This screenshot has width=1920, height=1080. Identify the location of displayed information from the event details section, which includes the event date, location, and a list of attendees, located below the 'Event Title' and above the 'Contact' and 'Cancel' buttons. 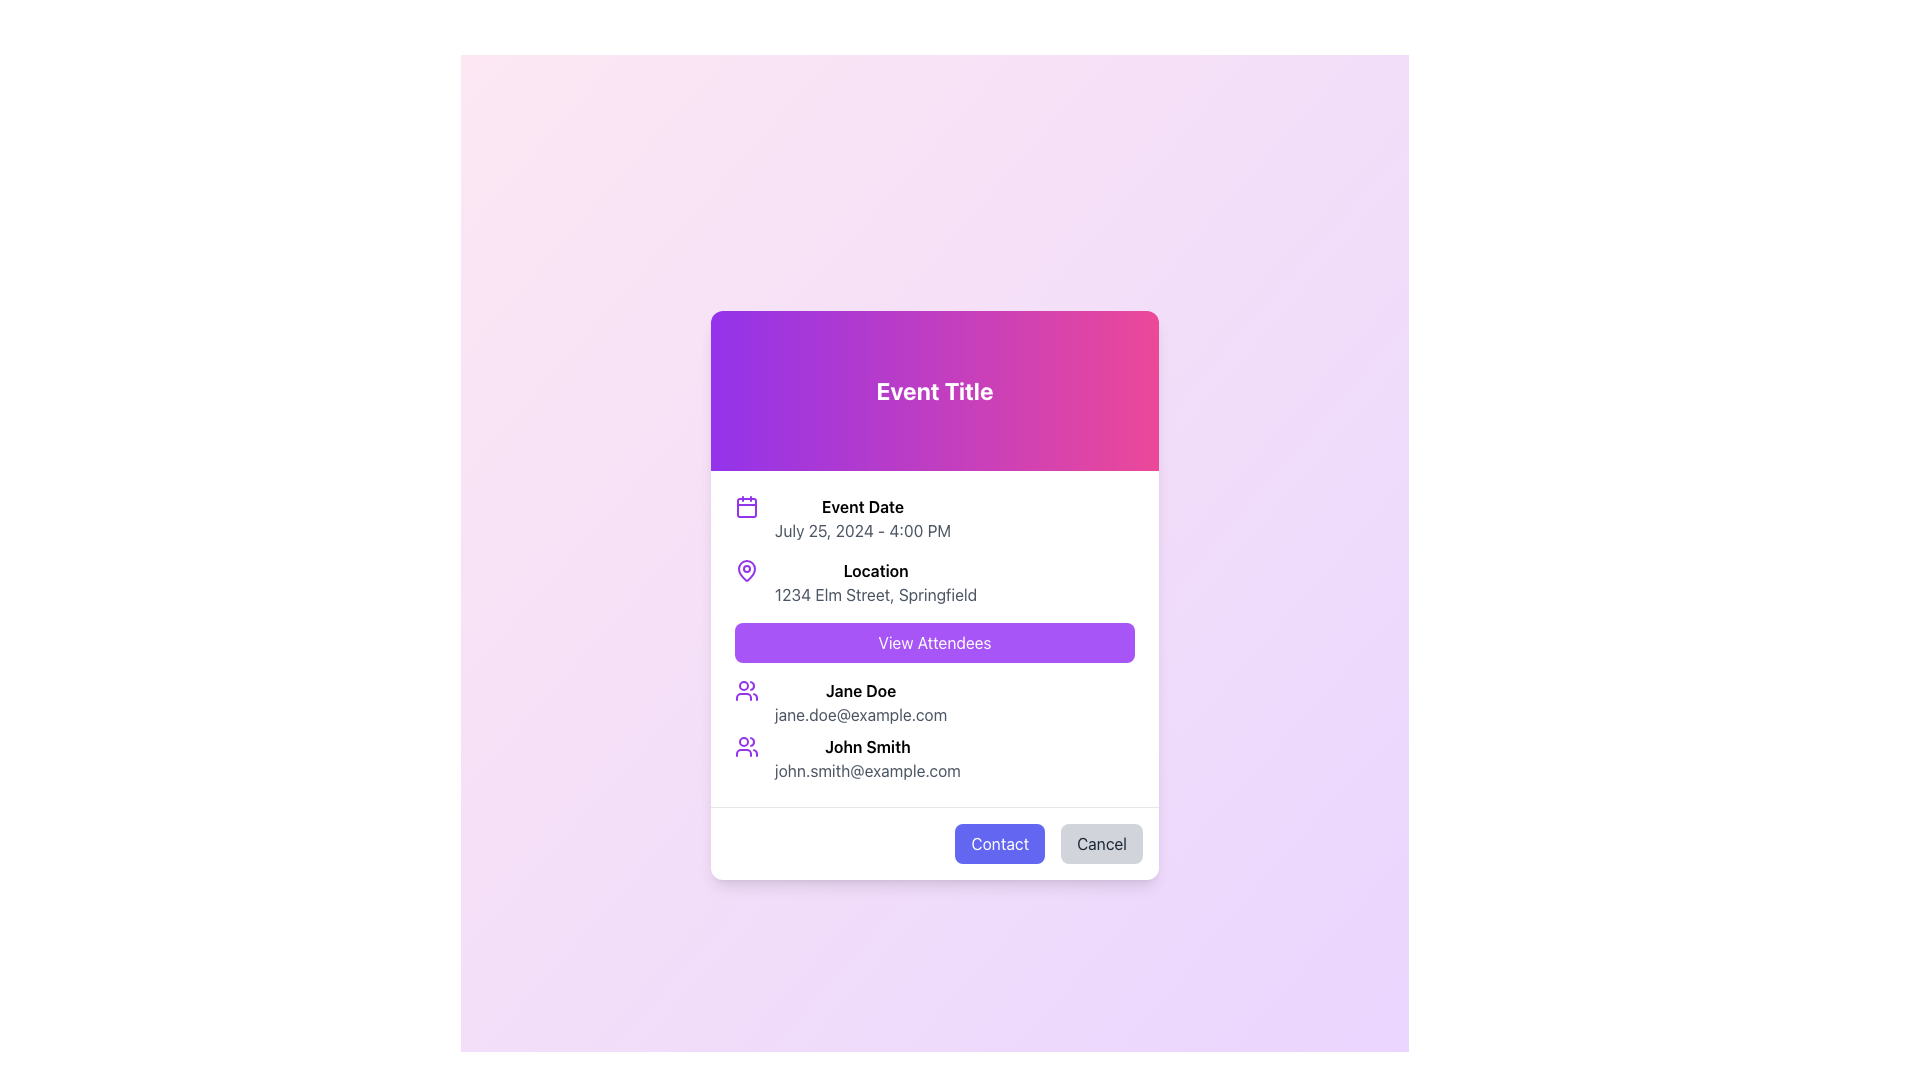
(934, 638).